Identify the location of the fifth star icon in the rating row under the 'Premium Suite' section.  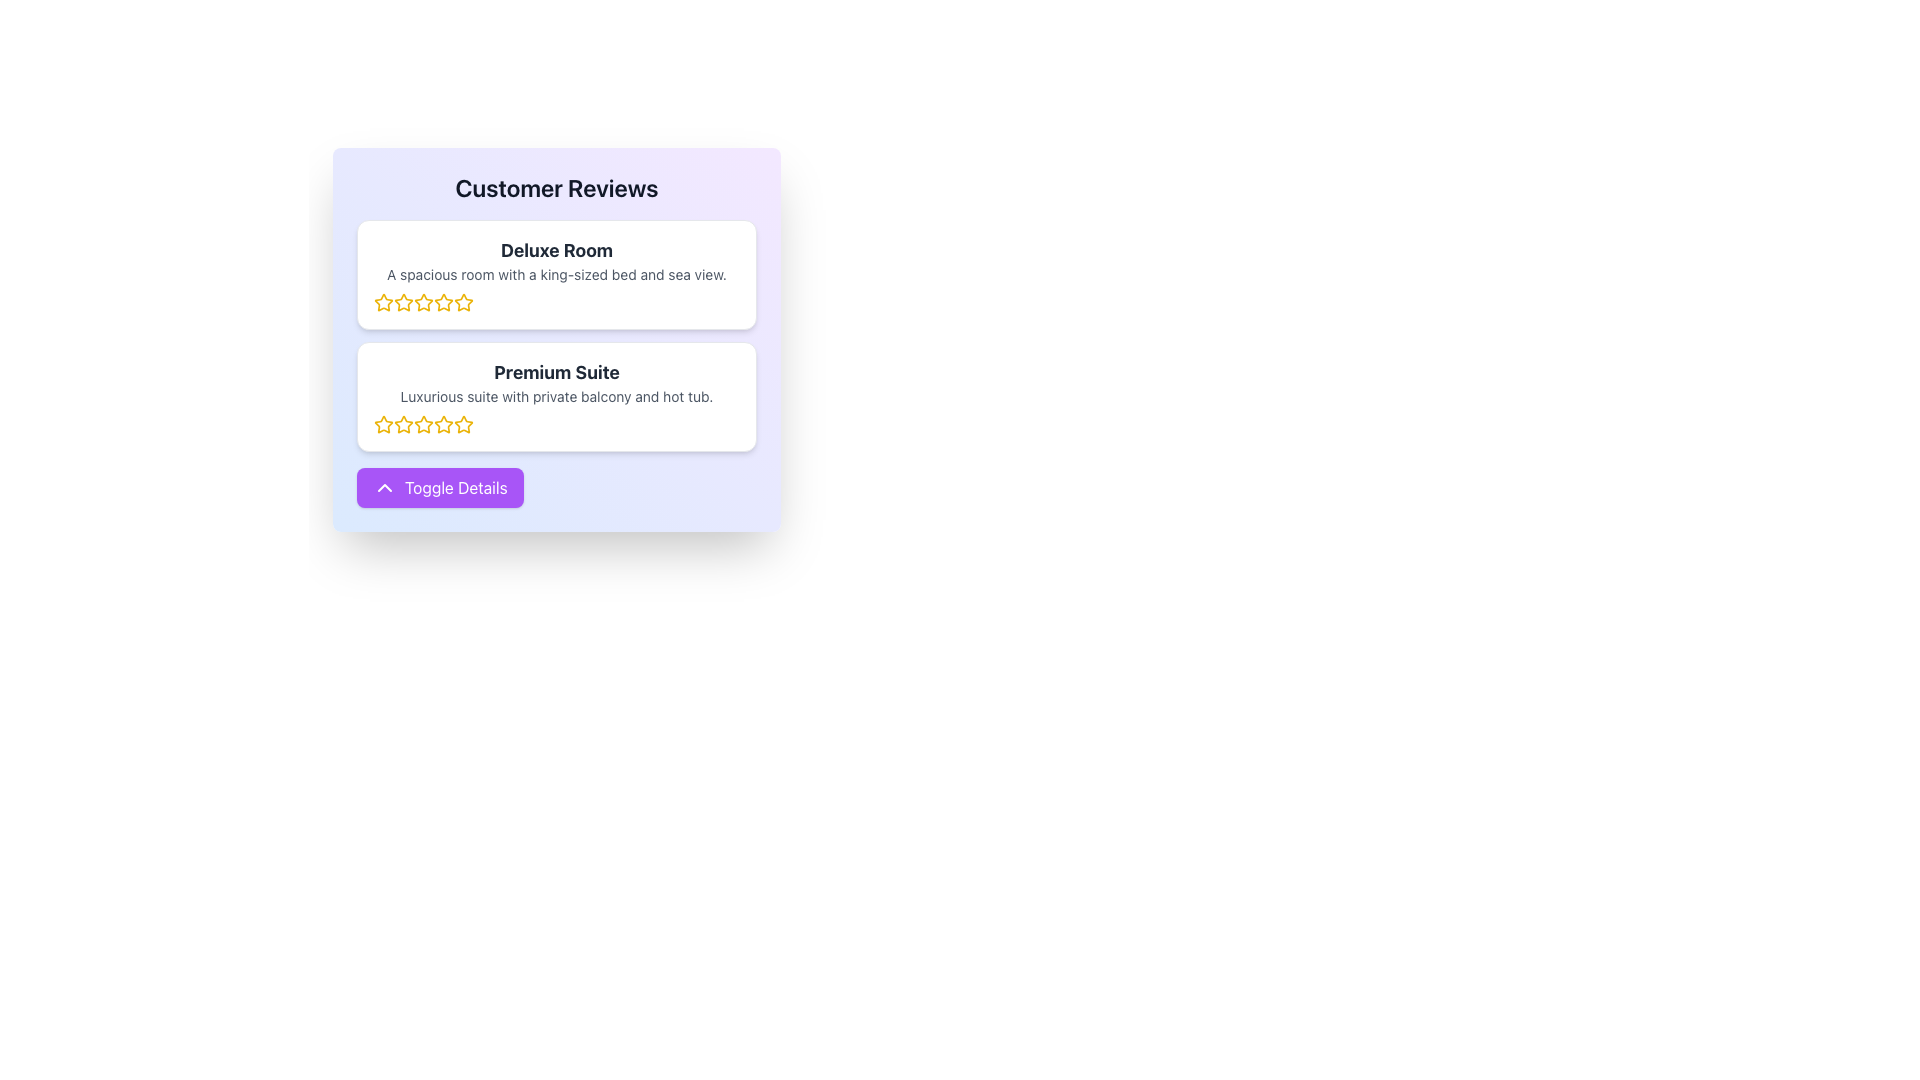
(463, 423).